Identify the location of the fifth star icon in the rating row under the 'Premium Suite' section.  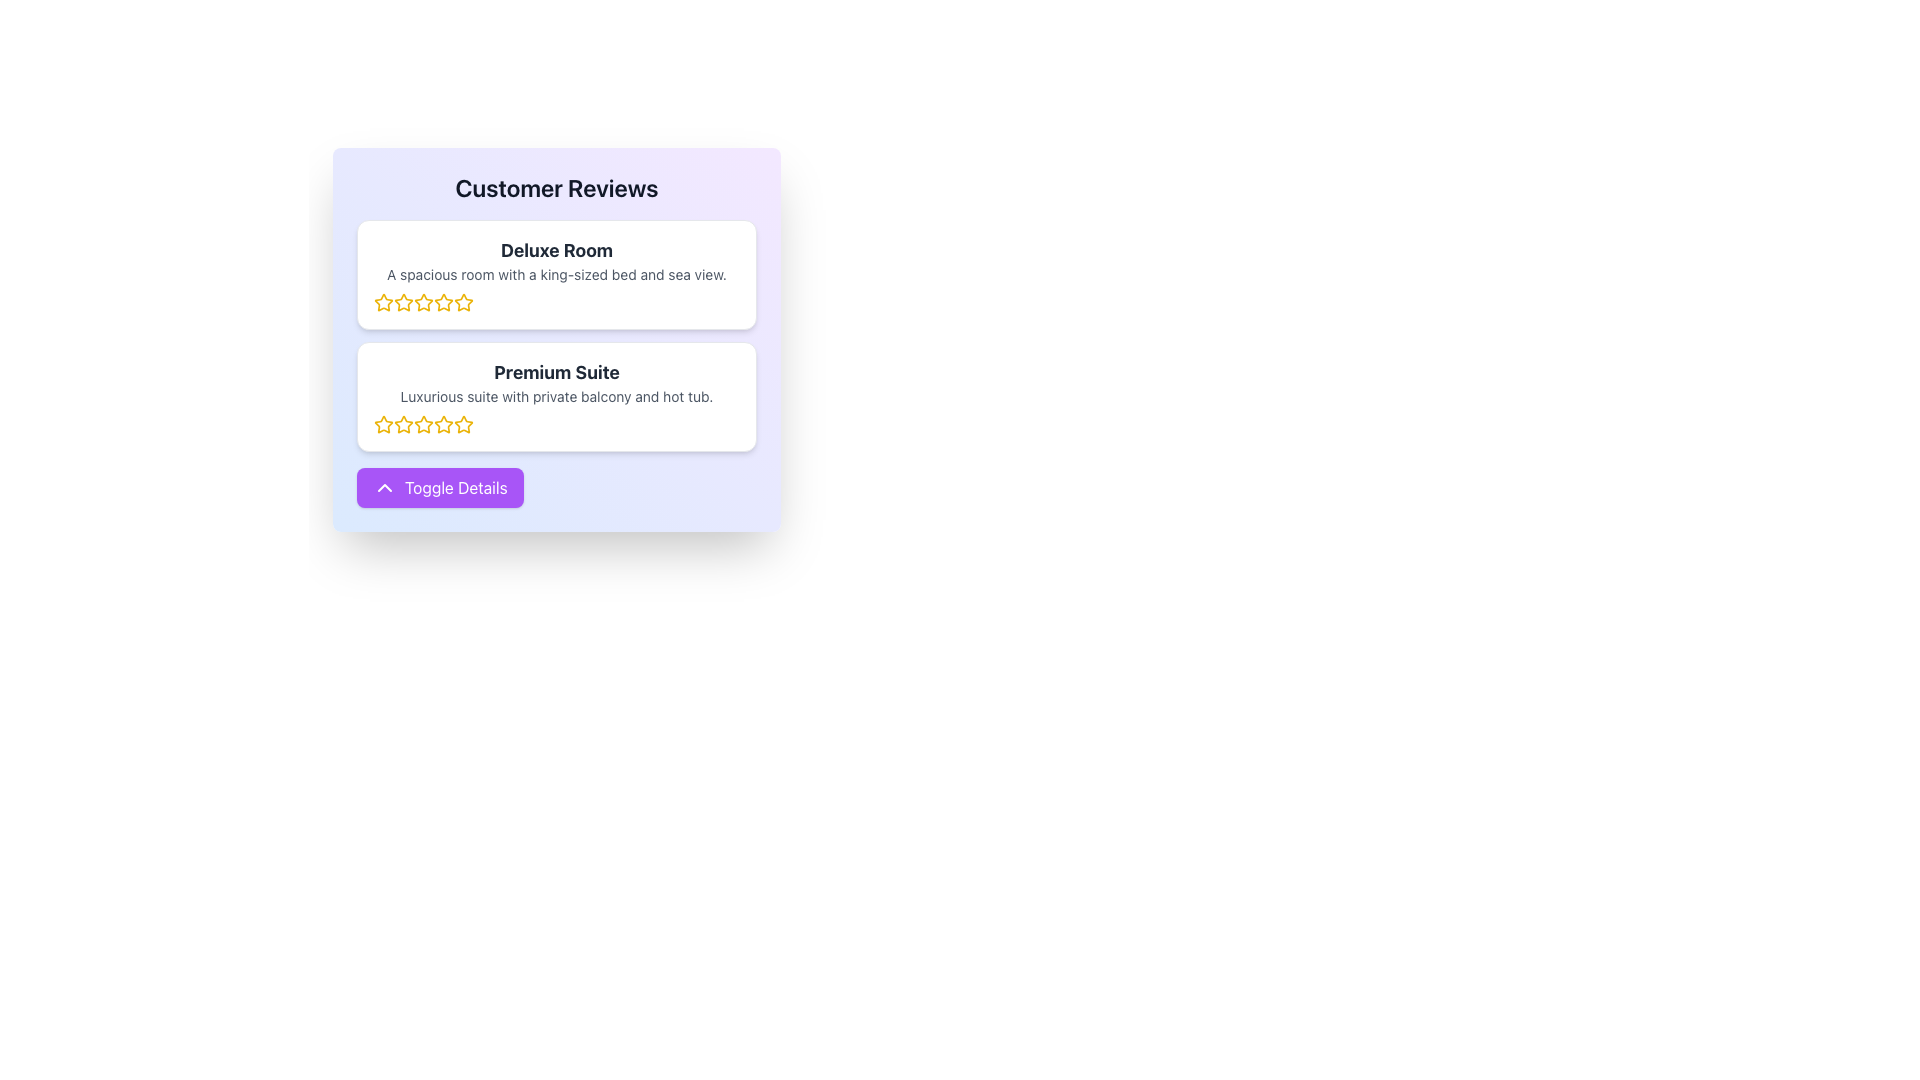
(463, 423).